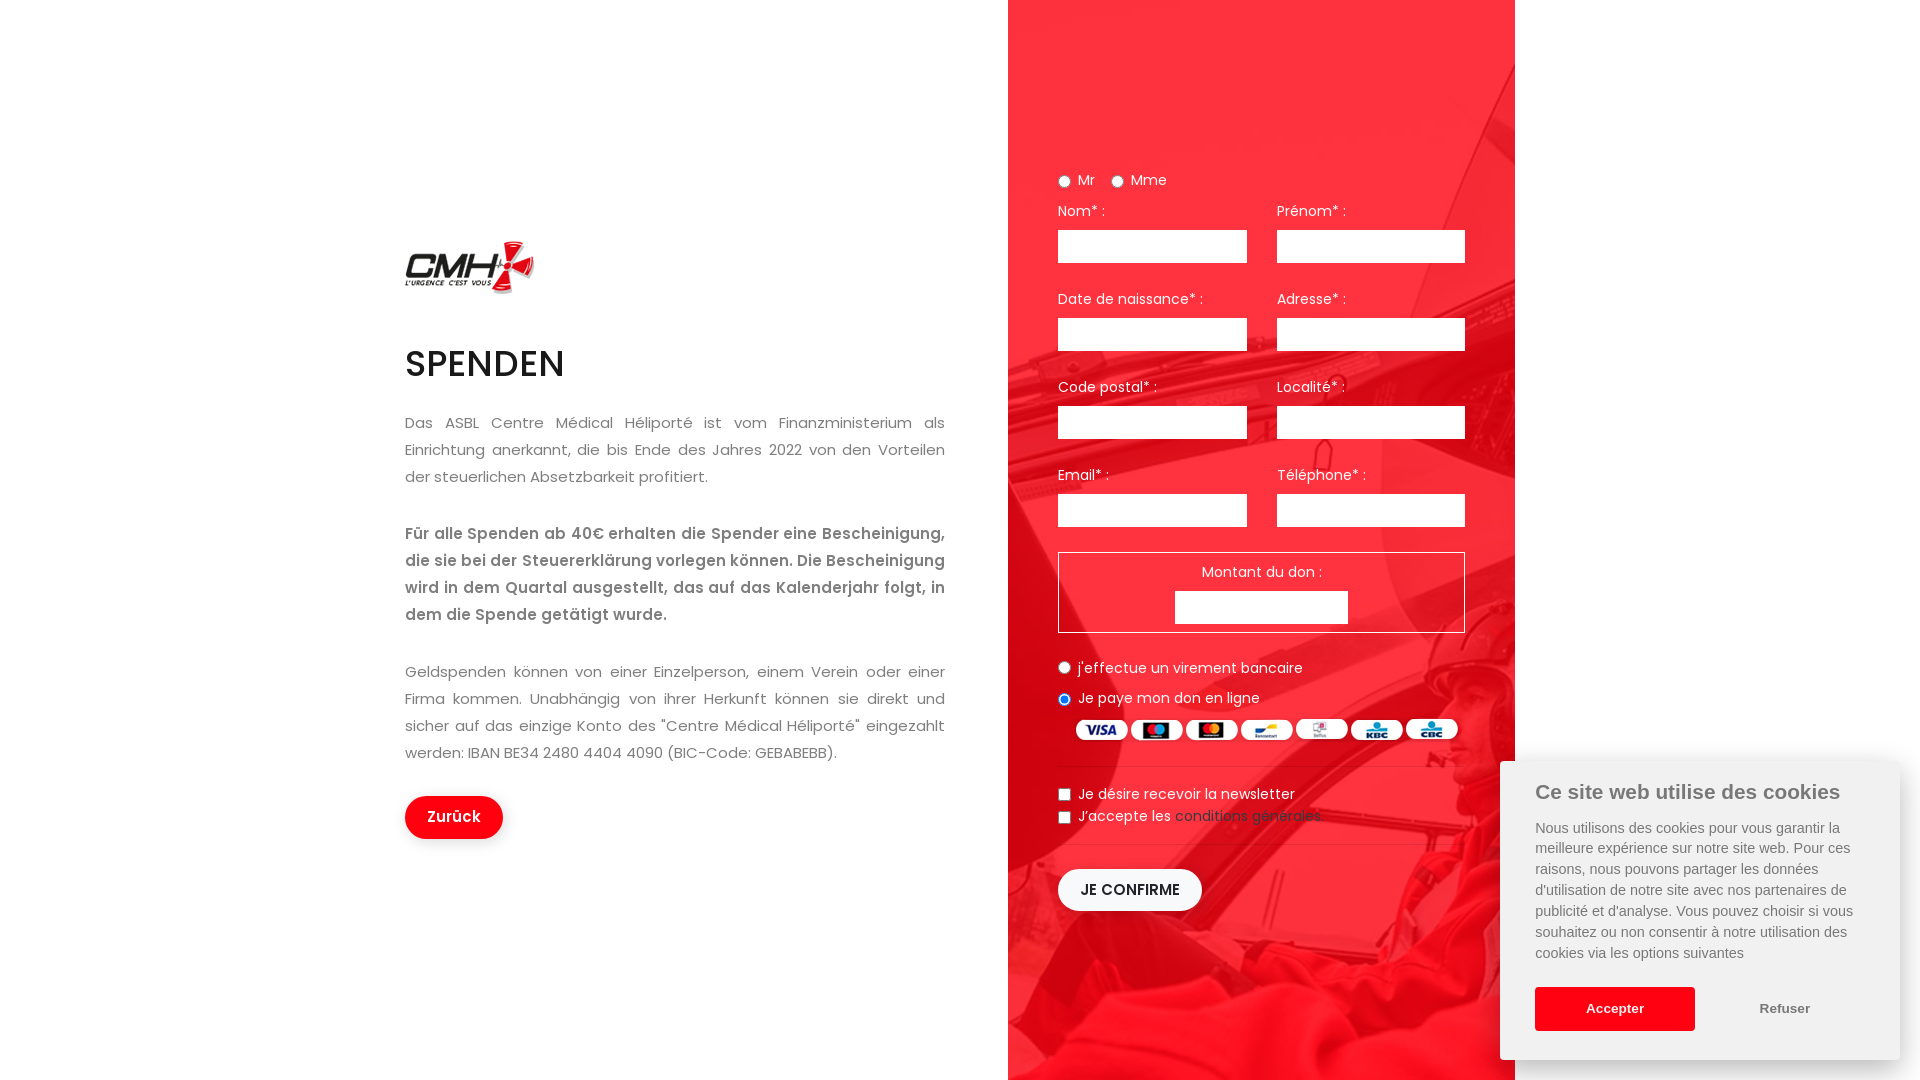  Describe the element at coordinates (1614, 1009) in the screenshot. I see `'Accepter'` at that location.